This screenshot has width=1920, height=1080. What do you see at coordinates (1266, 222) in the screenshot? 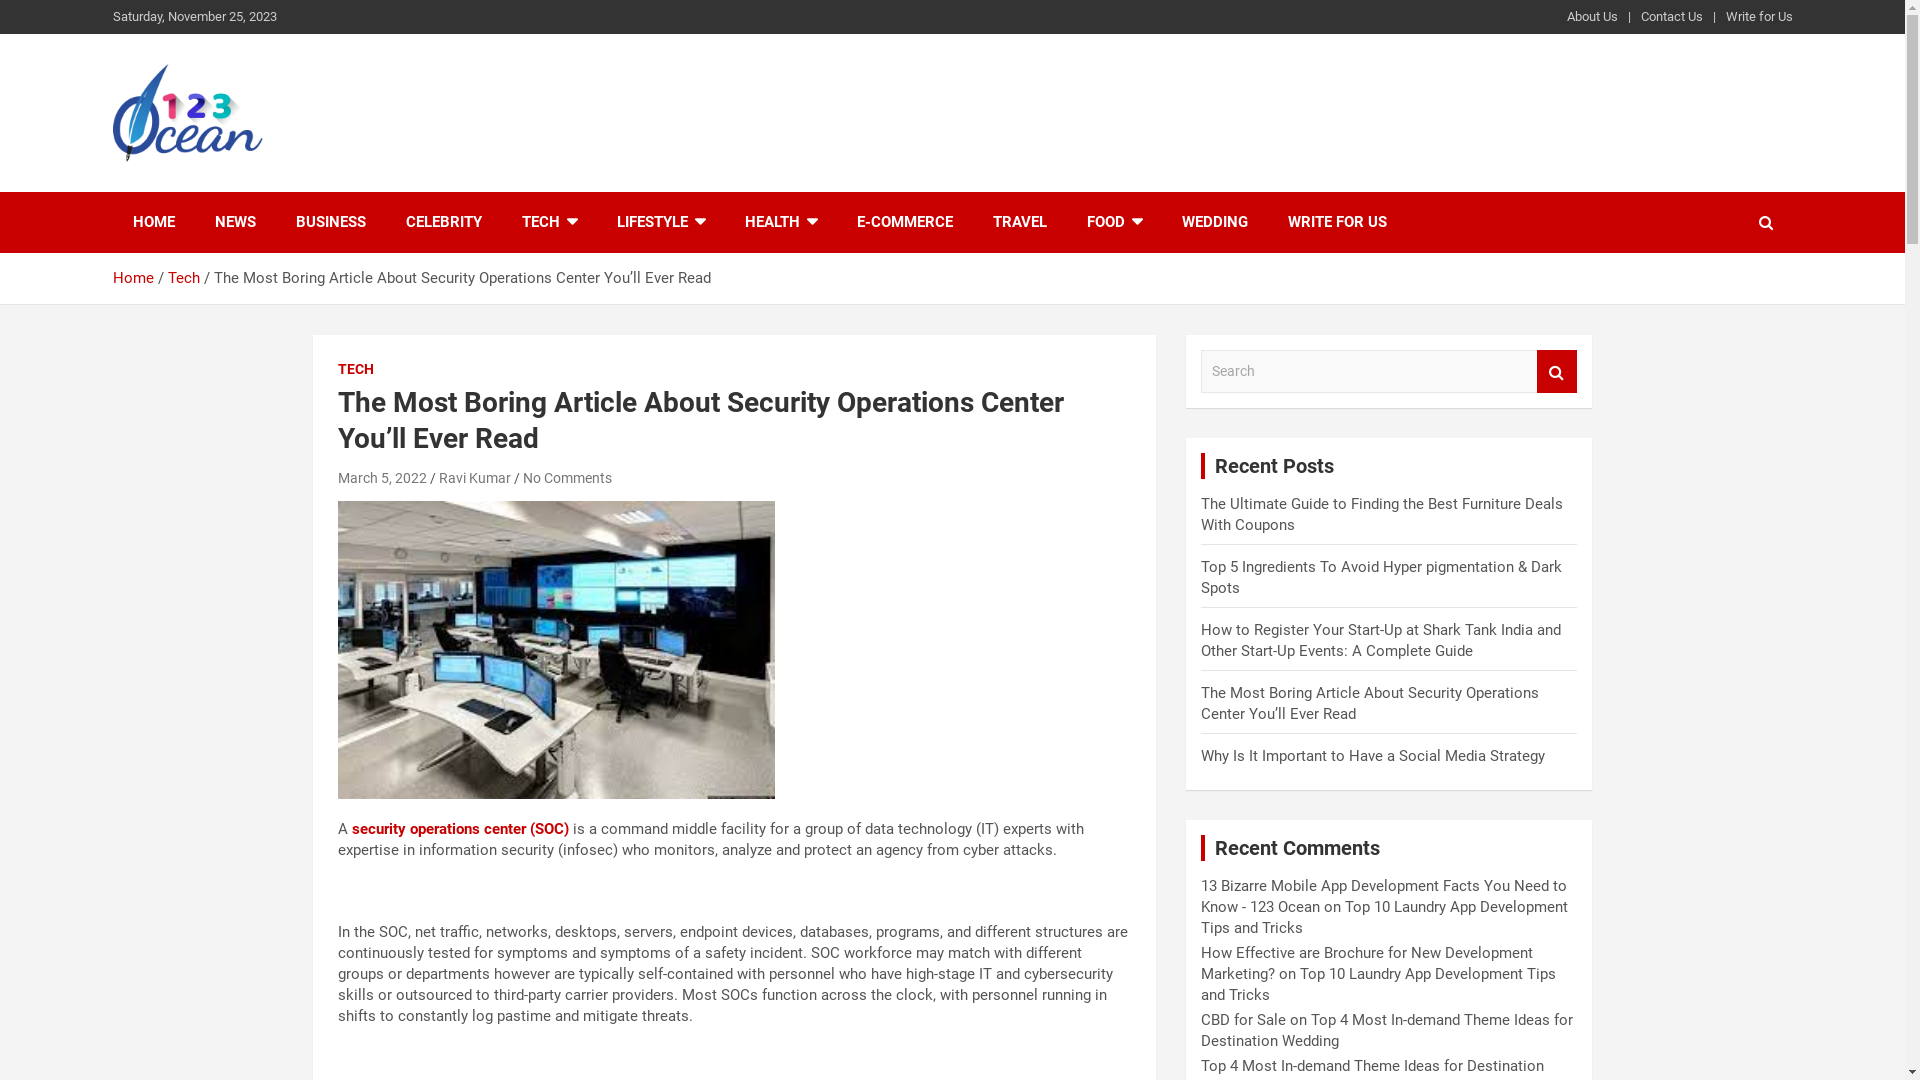
I see `'WRITE FOR US'` at bounding box center [1266, 222].